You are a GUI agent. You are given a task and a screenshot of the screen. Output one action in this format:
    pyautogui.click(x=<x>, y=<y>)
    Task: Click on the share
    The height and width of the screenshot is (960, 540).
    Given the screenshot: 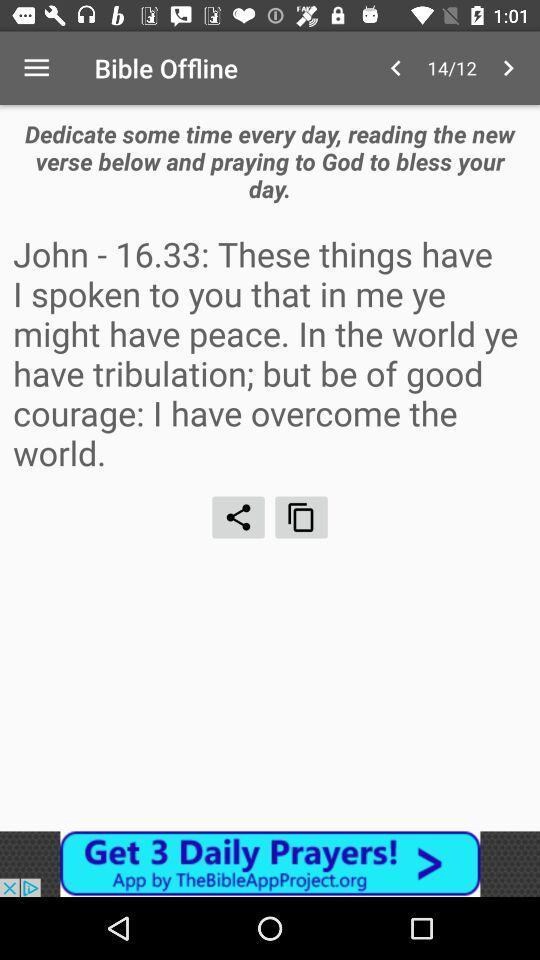 What is the action you would take?
    pyautogui.click(x=238, y=516)
    